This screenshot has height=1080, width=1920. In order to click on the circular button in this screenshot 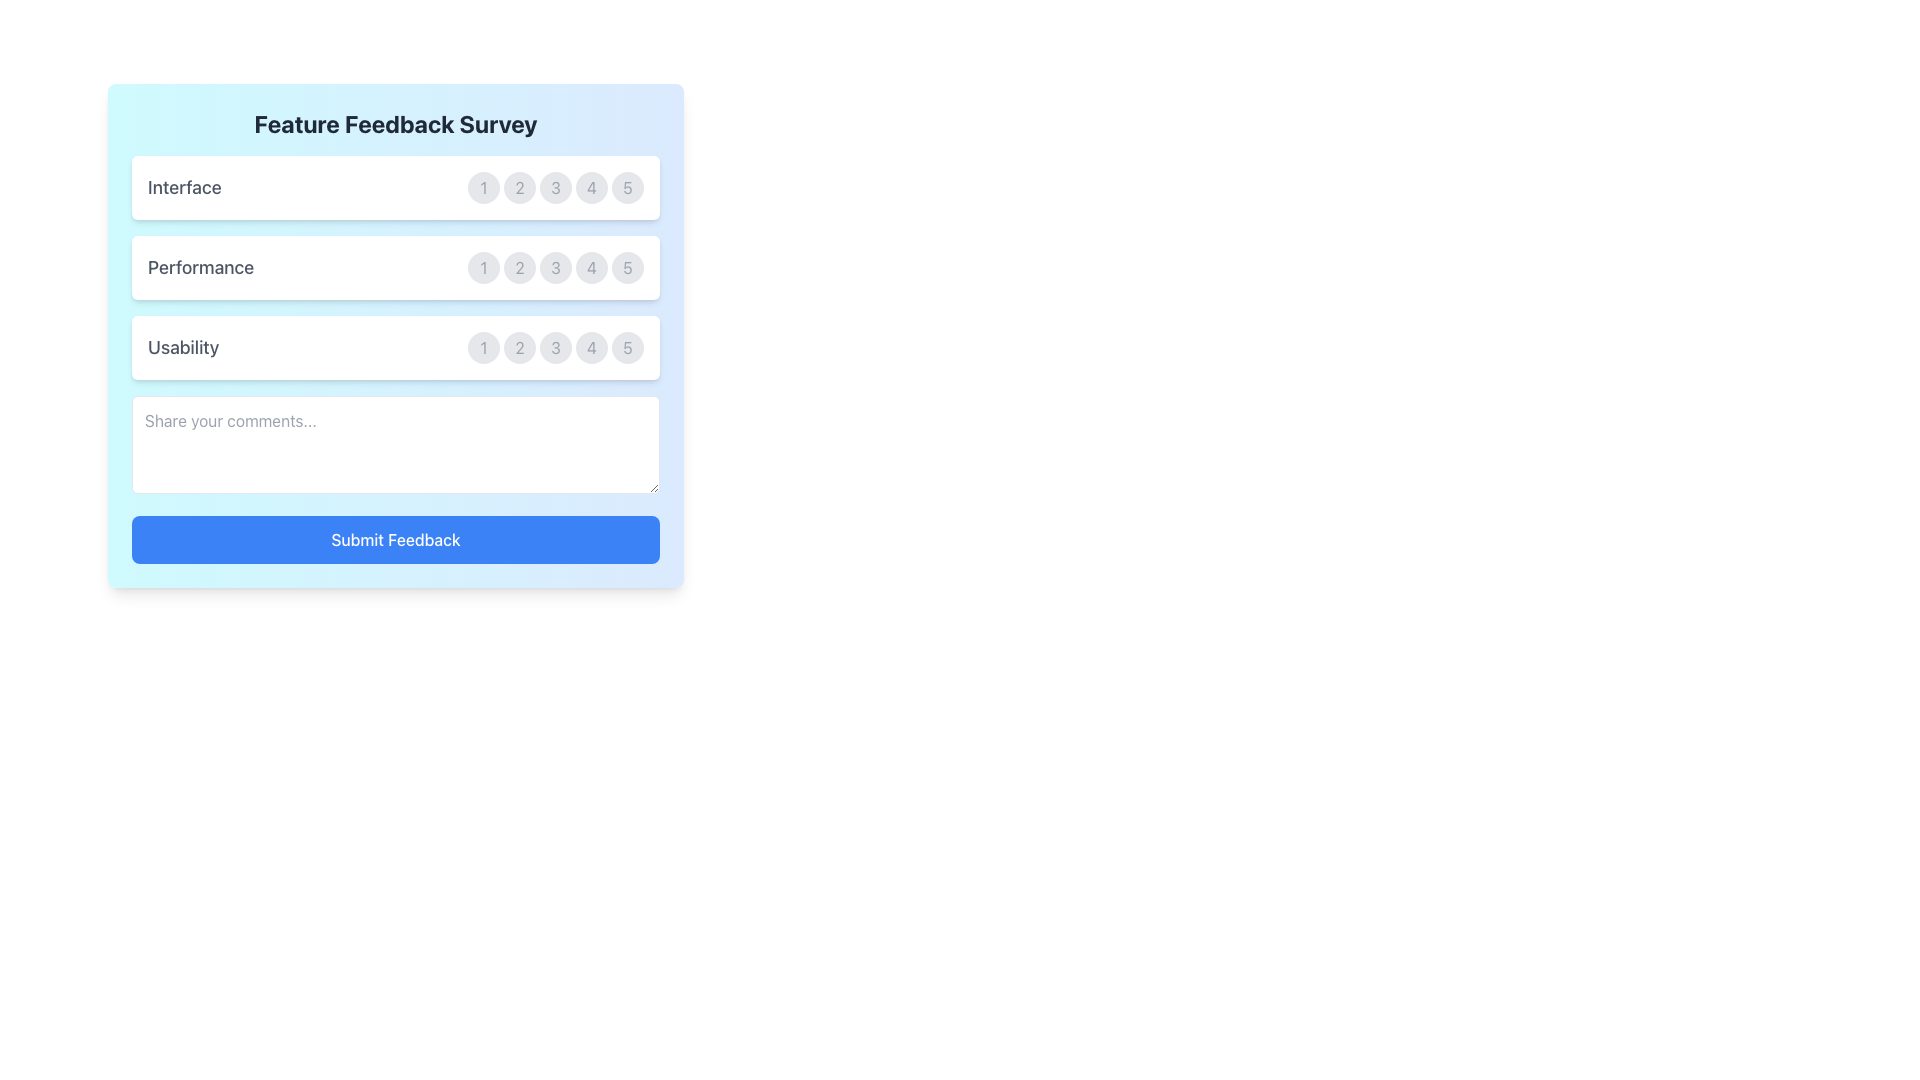, I will do `click(395, 346)`.